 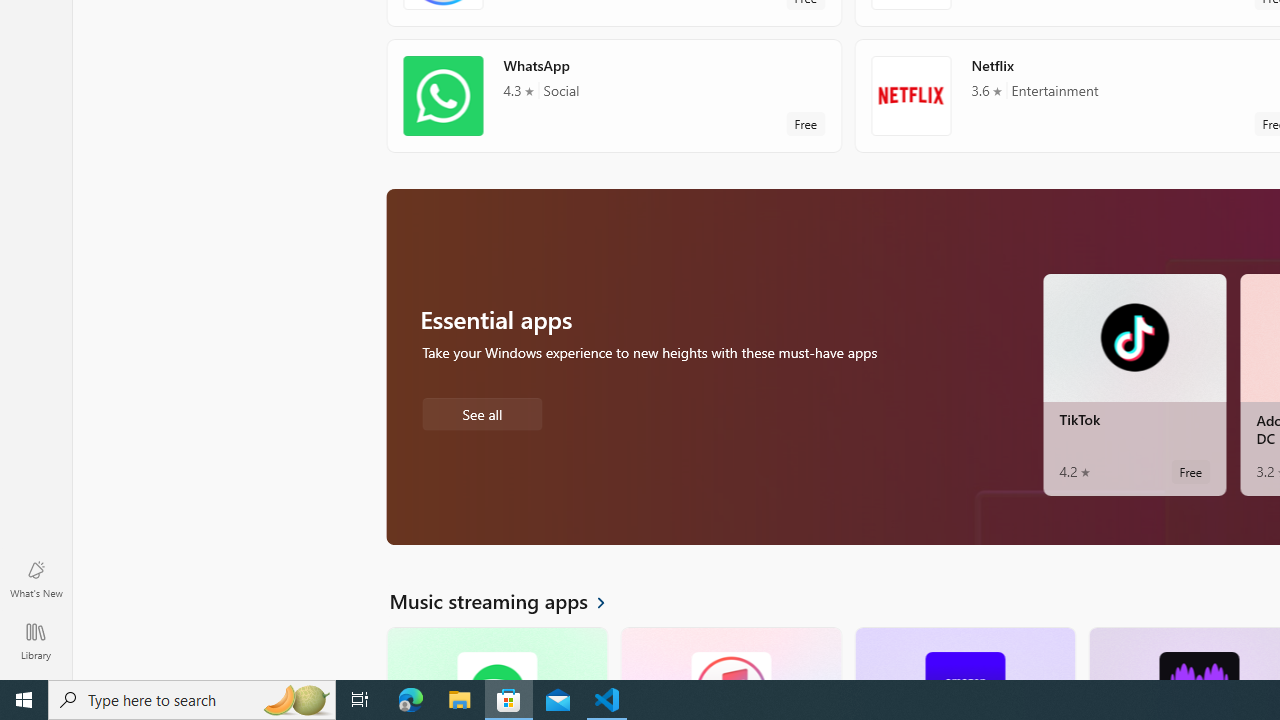 What do you see at coordinates (509, 599) in the screenshot?
I see `'See all  Music streaming apps'` at bounding box center [509, 599].